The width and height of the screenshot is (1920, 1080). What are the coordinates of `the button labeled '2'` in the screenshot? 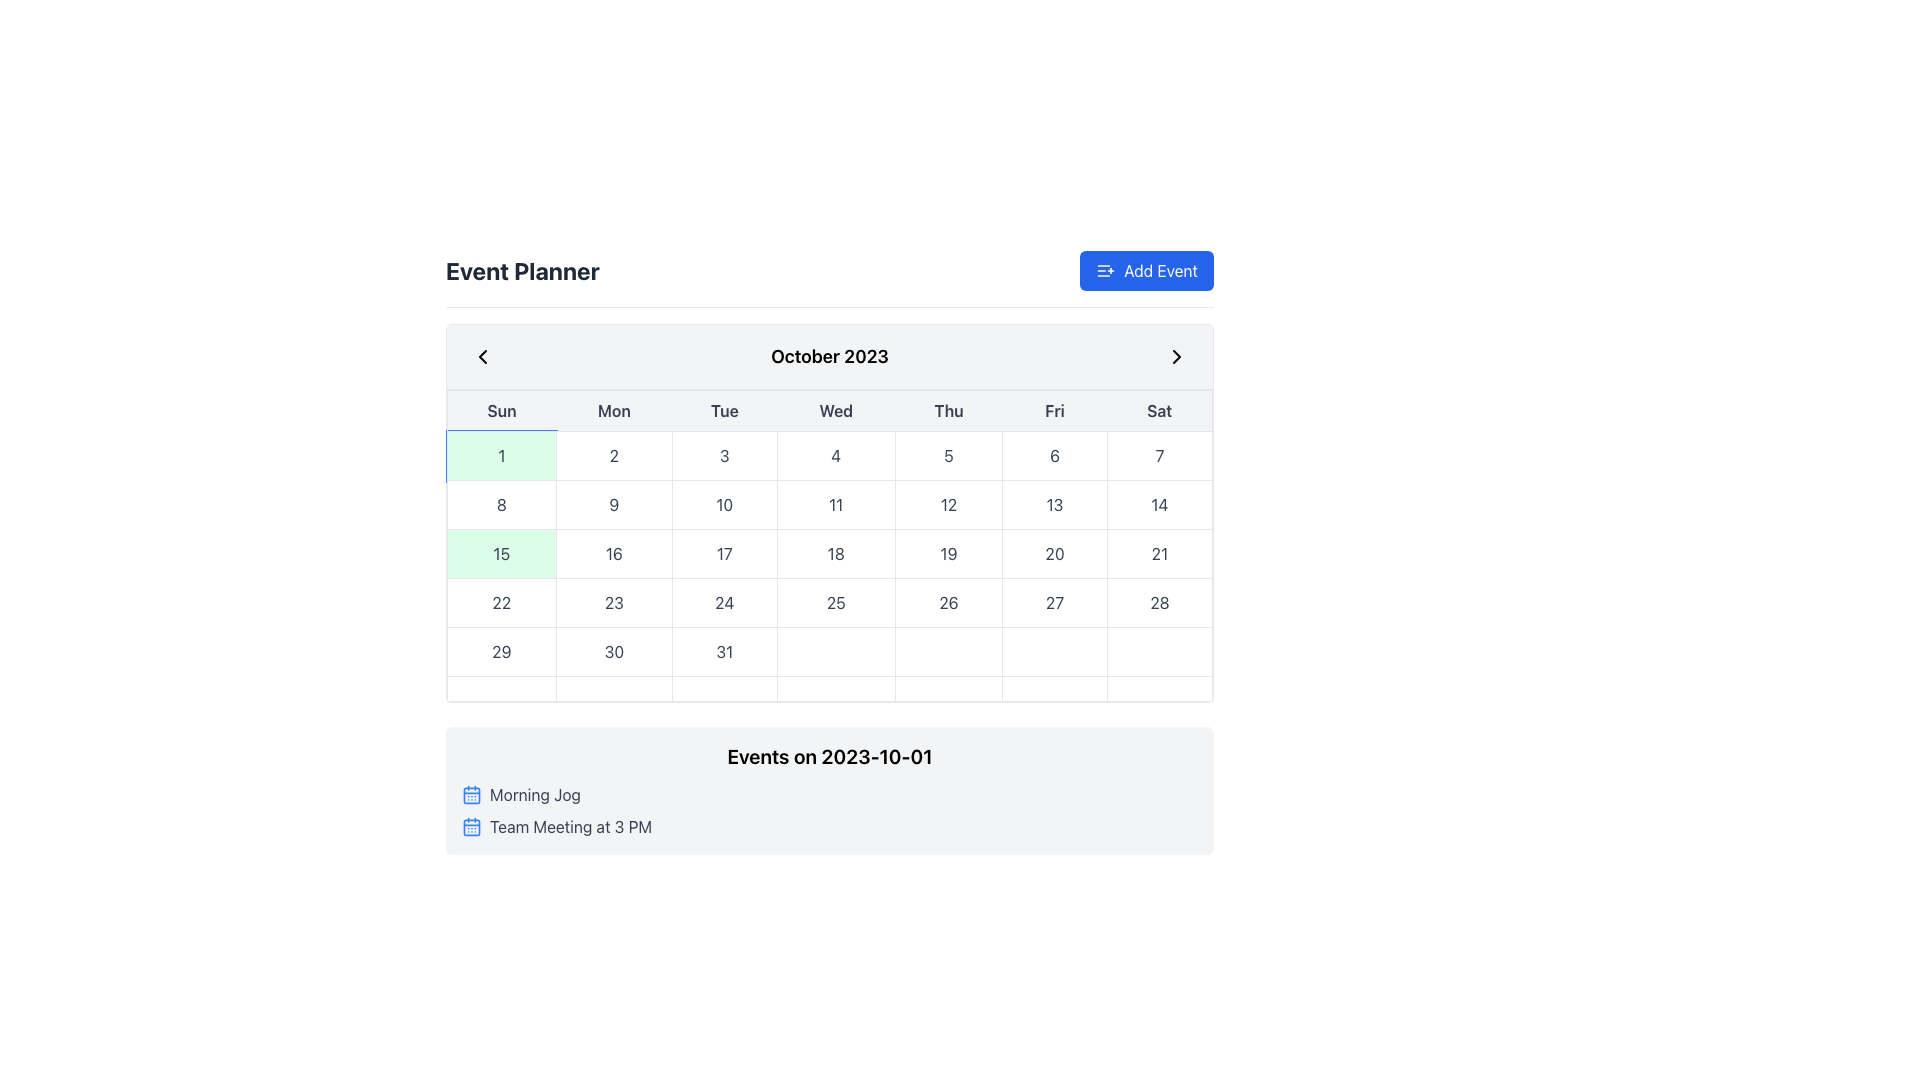 It's located at (613, 455).